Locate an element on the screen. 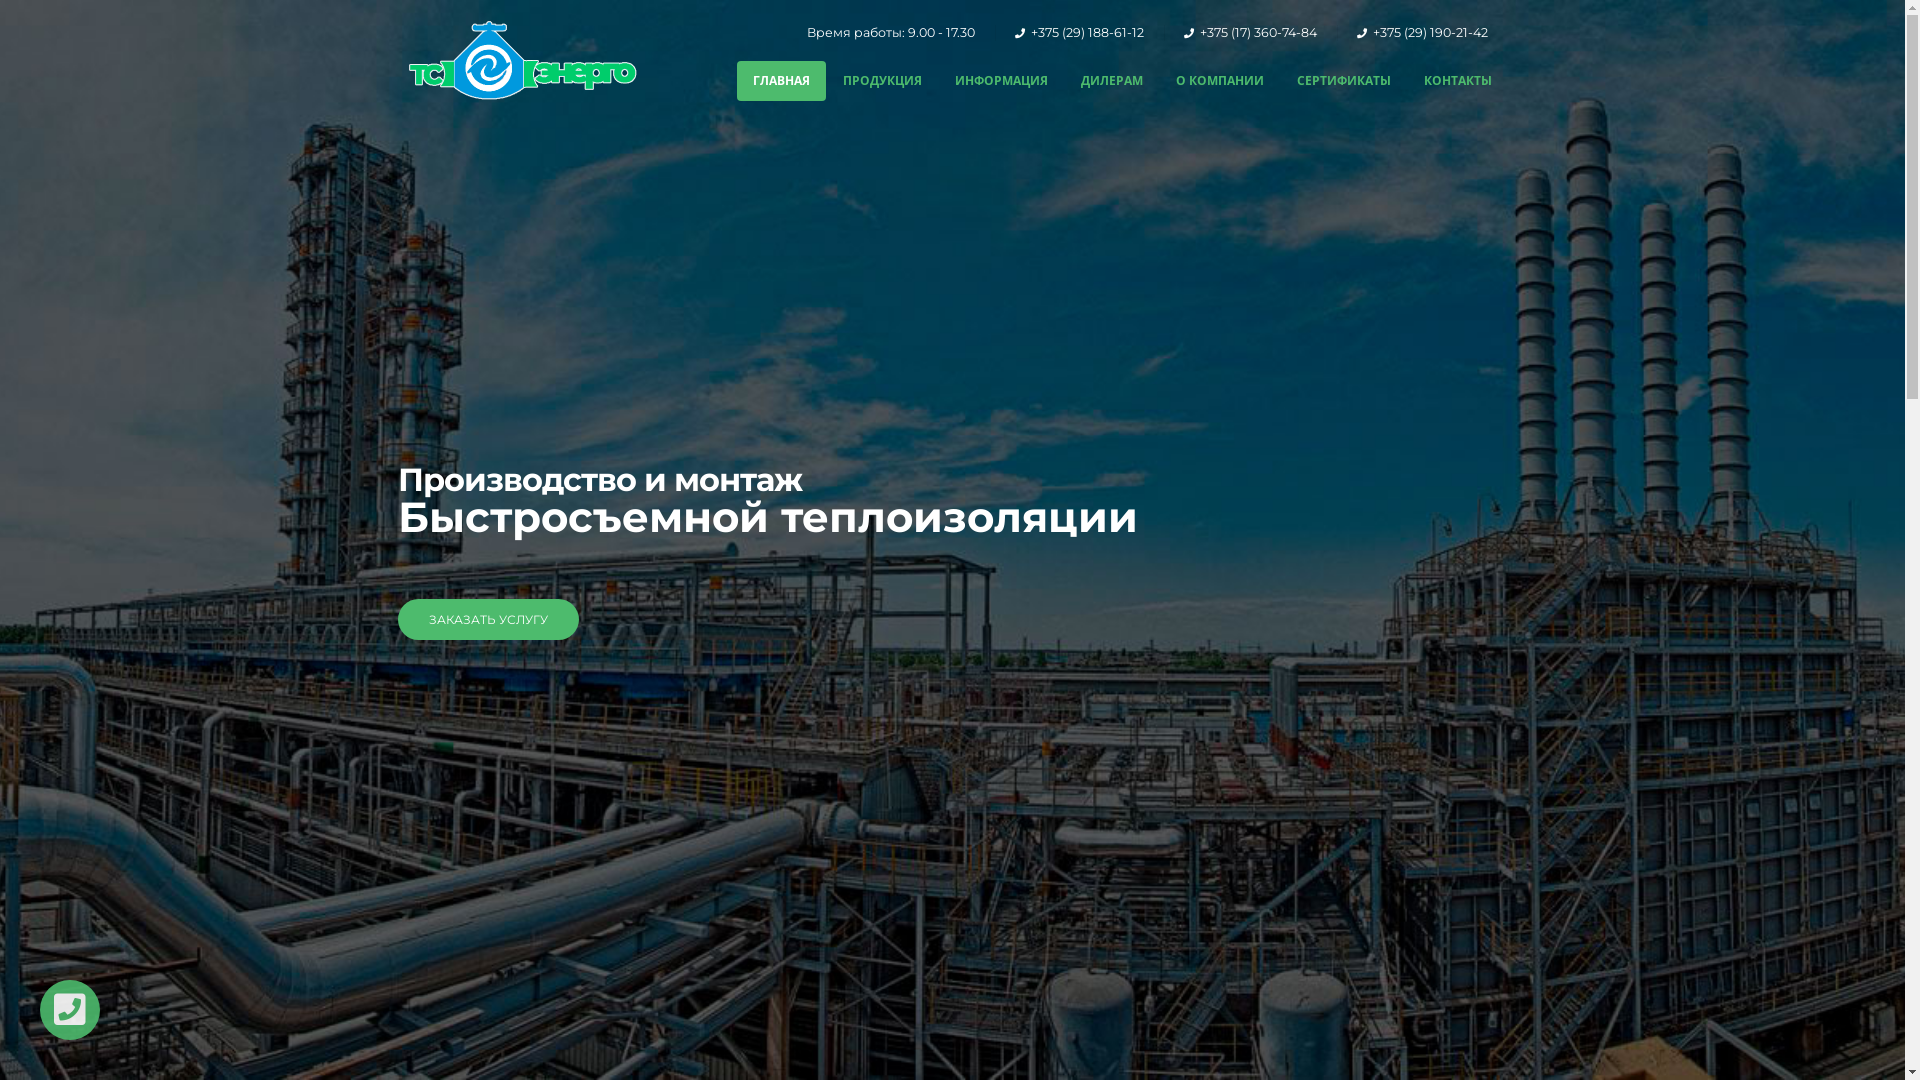 The height and width of the screenshot is (1080, 1920). '+375 (29) 190-21-42' is located at coordinates (1371, 32).